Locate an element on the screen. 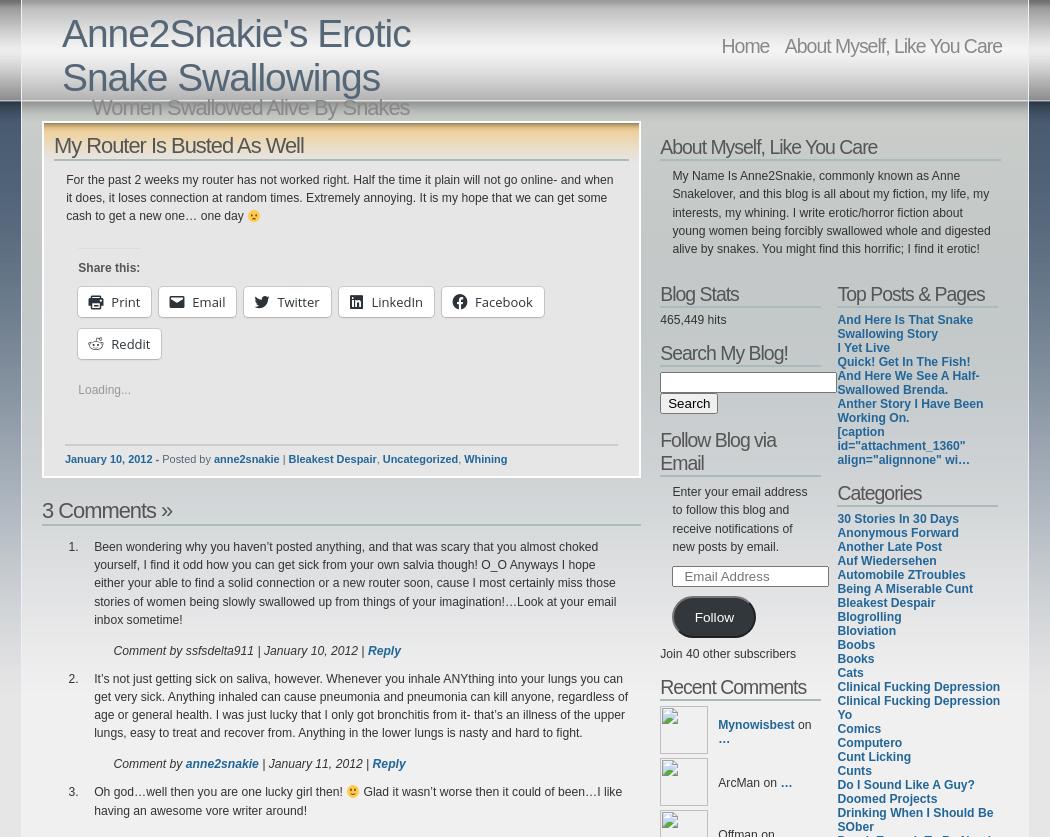 Image resolution: width=1050 pixels, height=837 pixels. 'Bleakest Despair' is located at coordinates (332, 457).